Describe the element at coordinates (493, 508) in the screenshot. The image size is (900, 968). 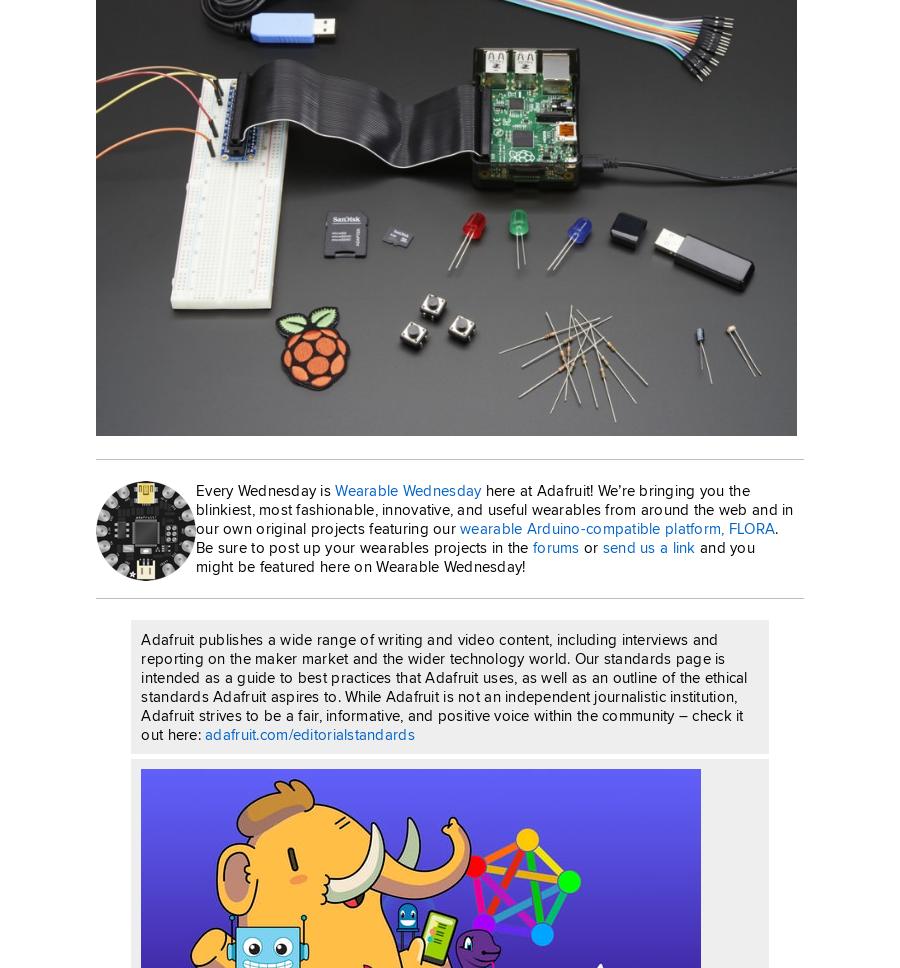
I see `'here at Adafruit! We’re bringing you the blinkiest, most fashionable, innovative, and useful wearables from around the web and in our own original projects featuring our'` at that location.